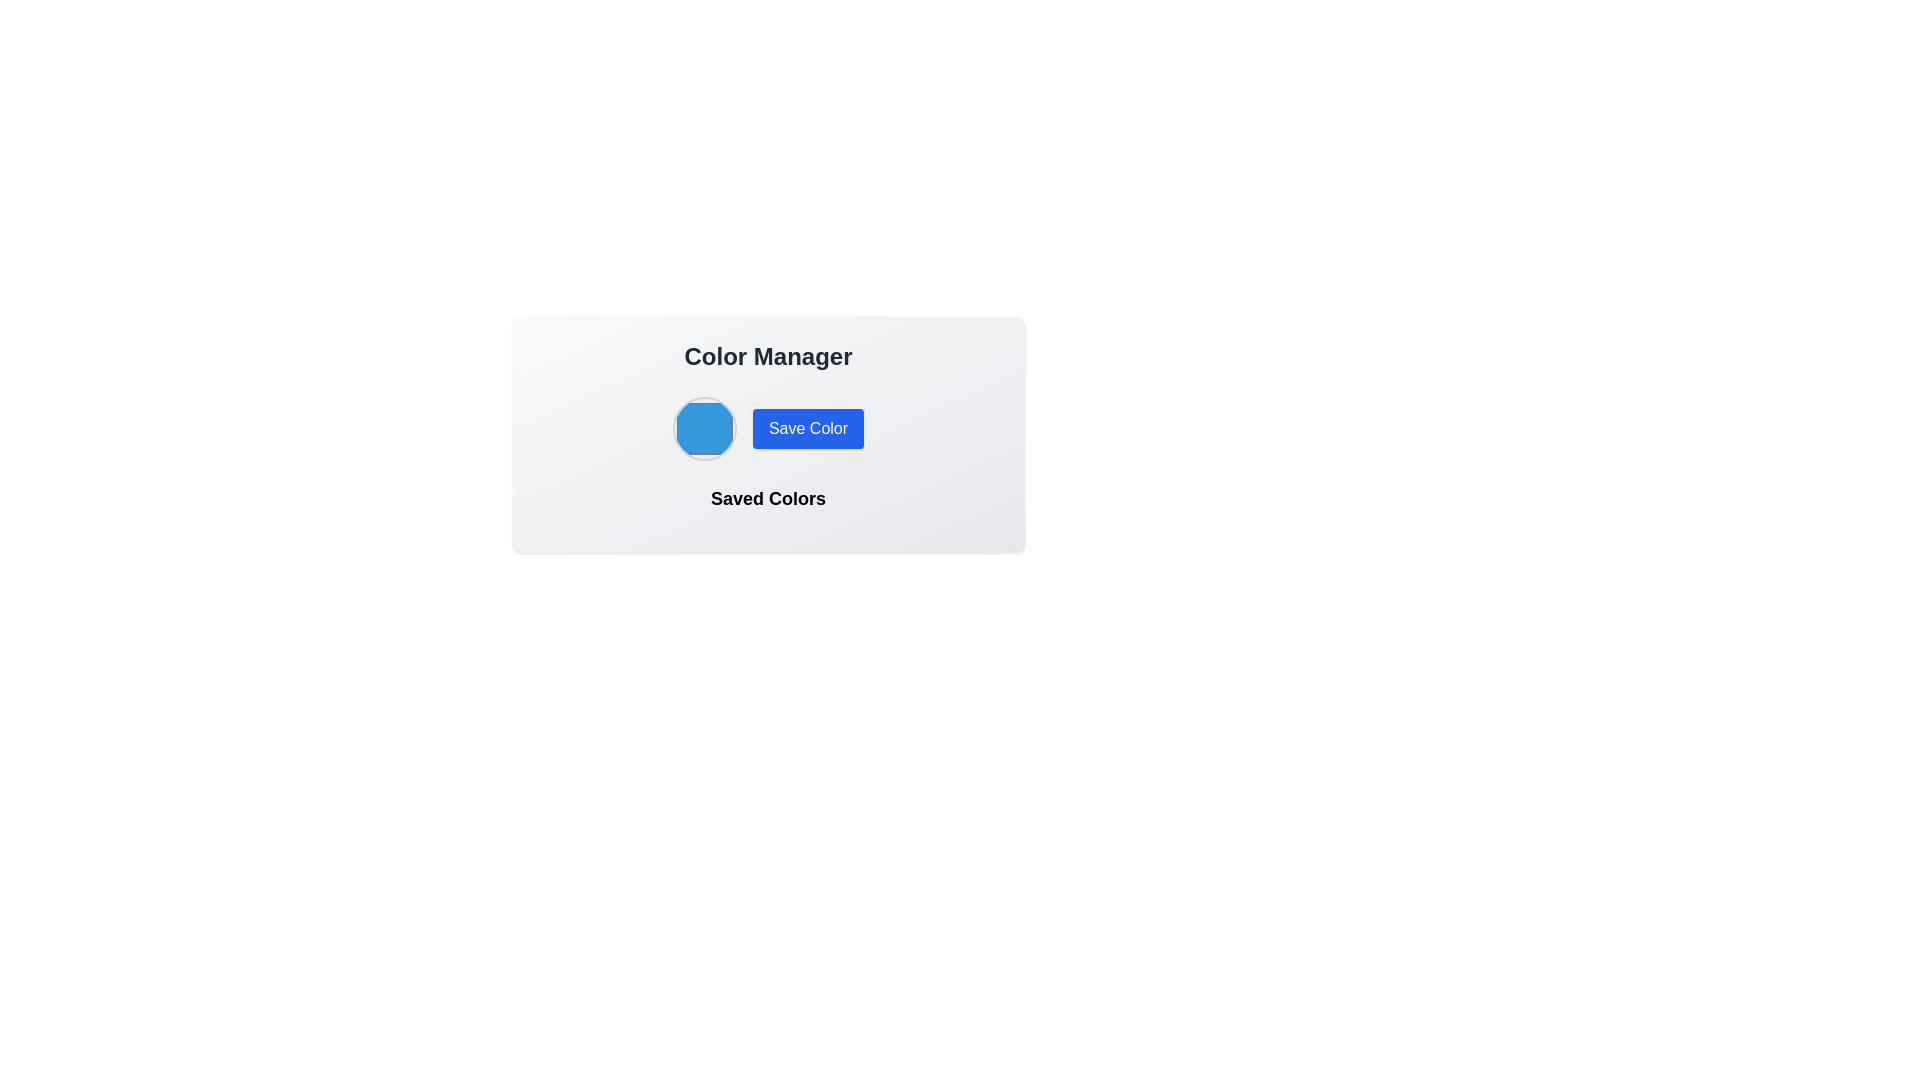  What do you see at coordinates (808, 427) in the screenshot?
I see `the blue 'Save Color' button with white text` at bounding box center [808, 427].